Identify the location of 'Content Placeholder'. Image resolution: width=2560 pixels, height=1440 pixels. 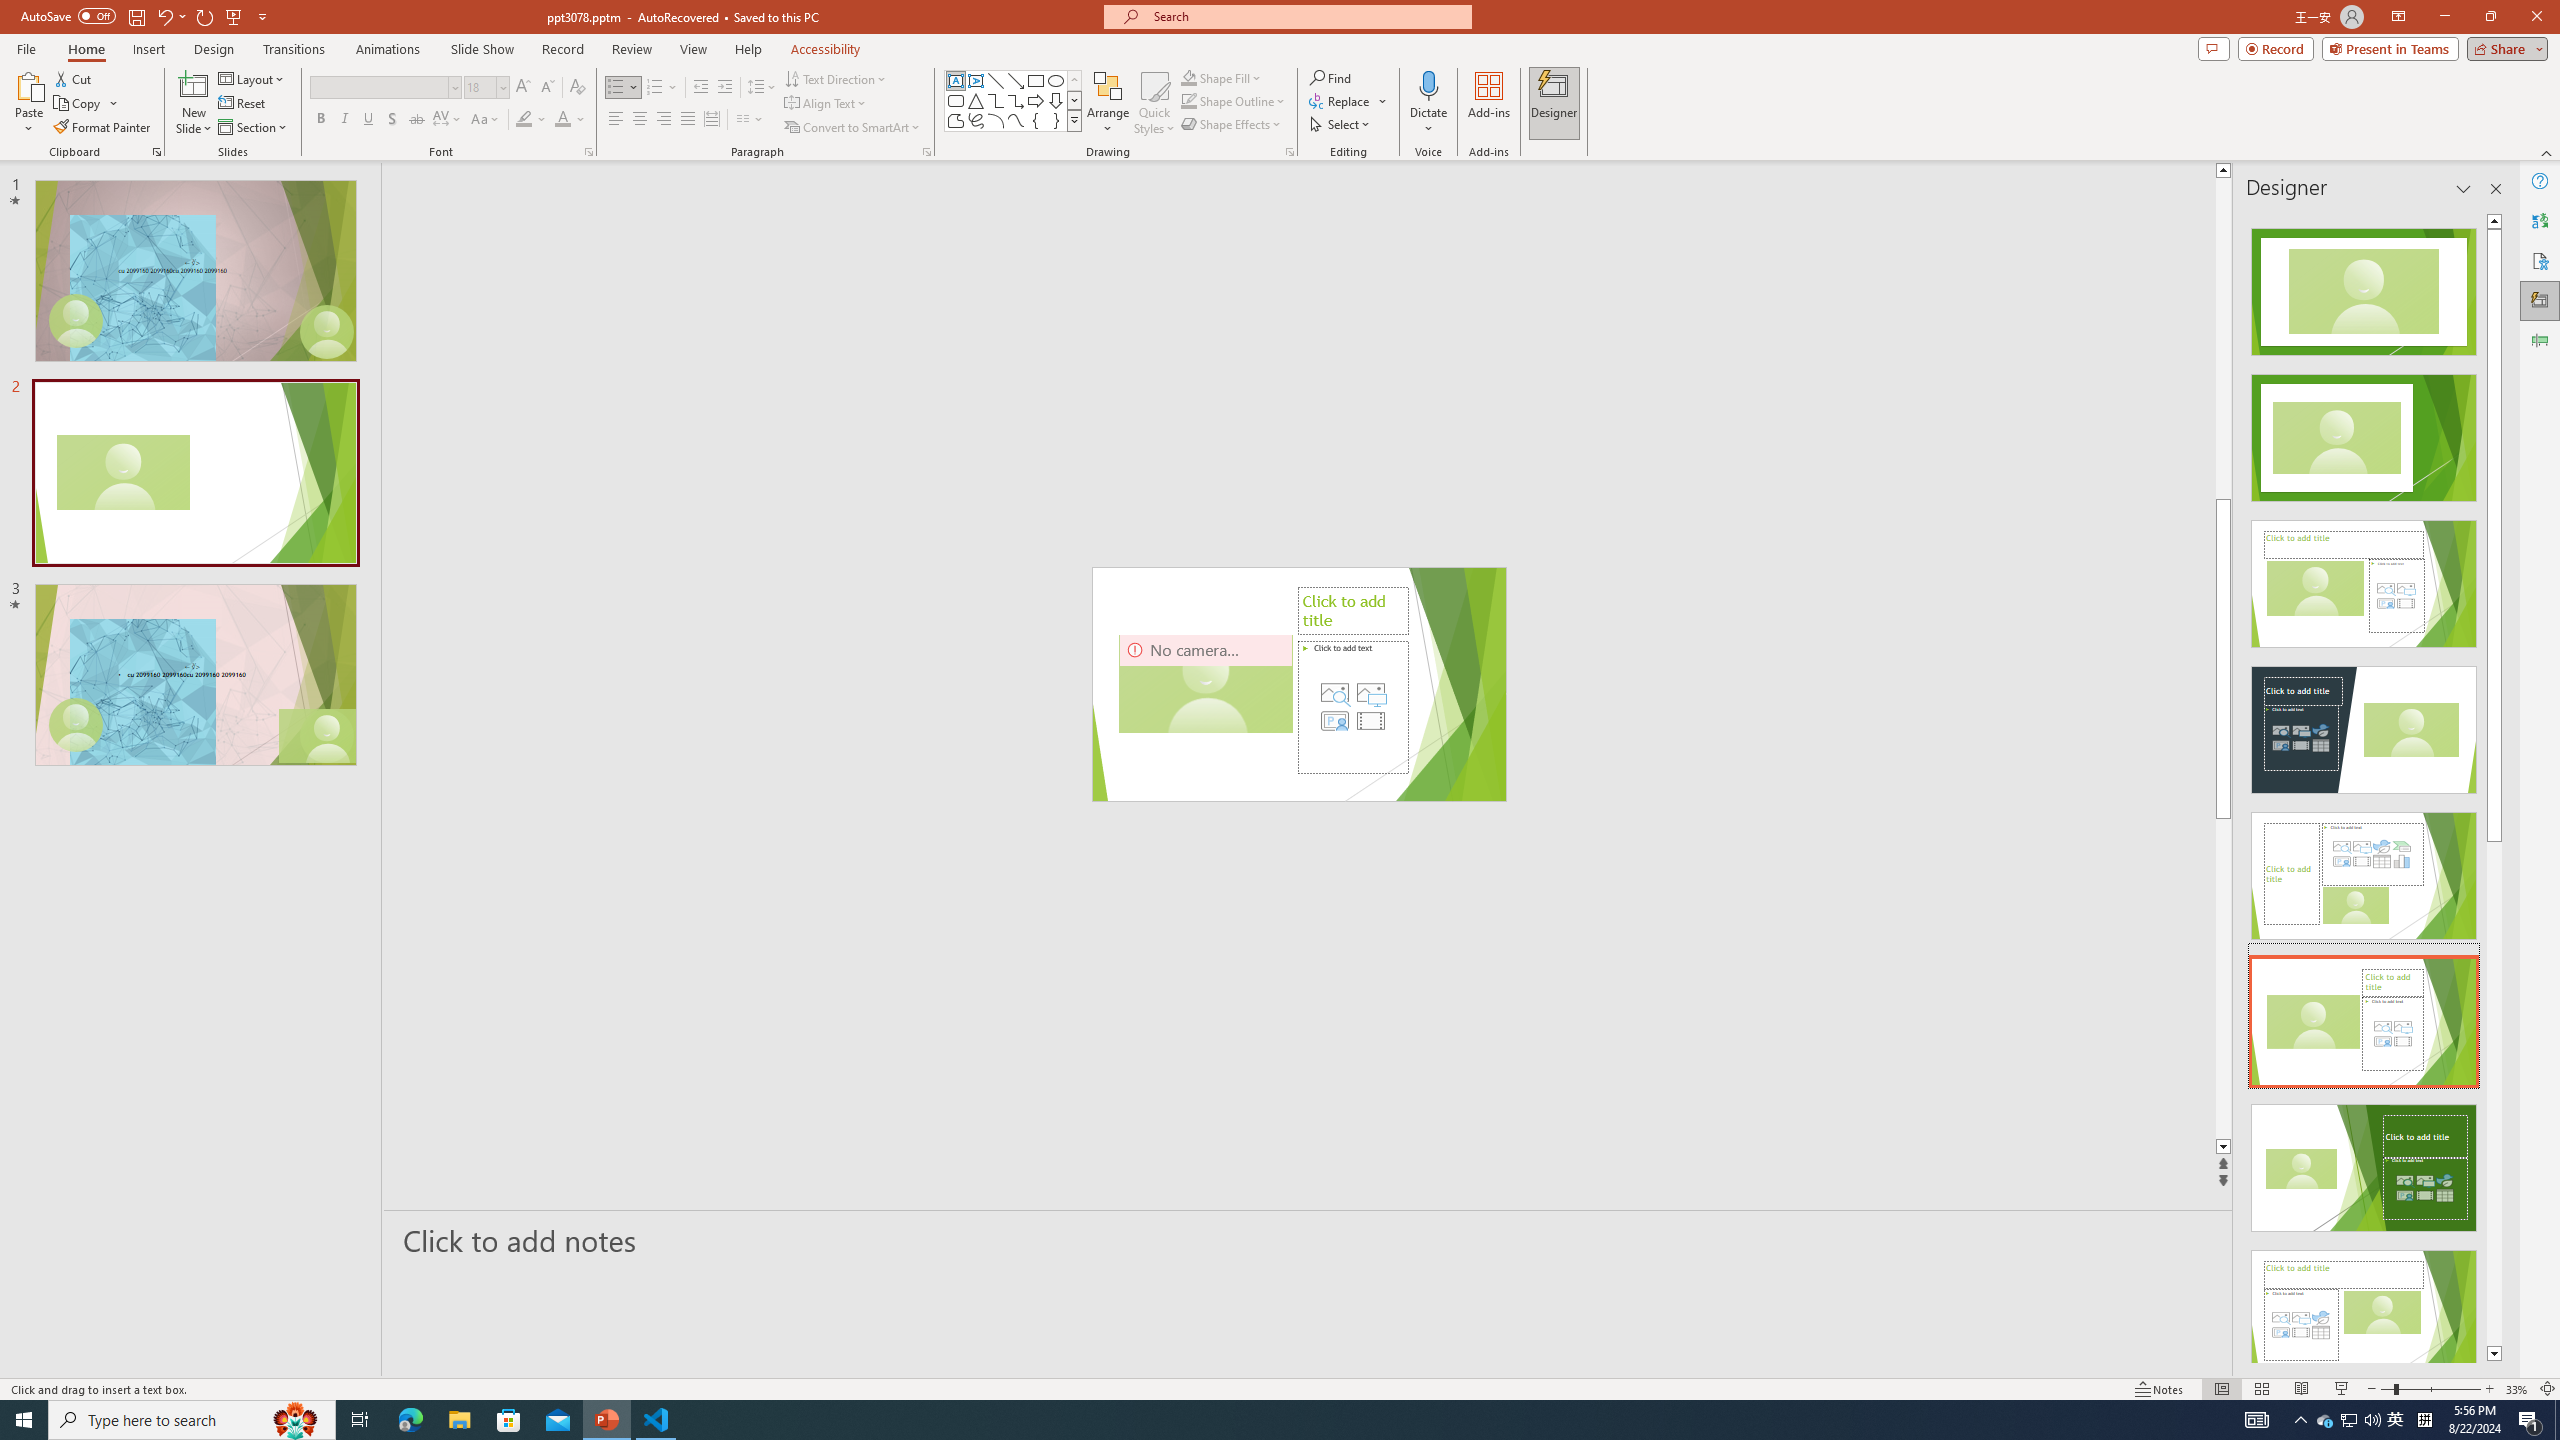
(1352, 706).